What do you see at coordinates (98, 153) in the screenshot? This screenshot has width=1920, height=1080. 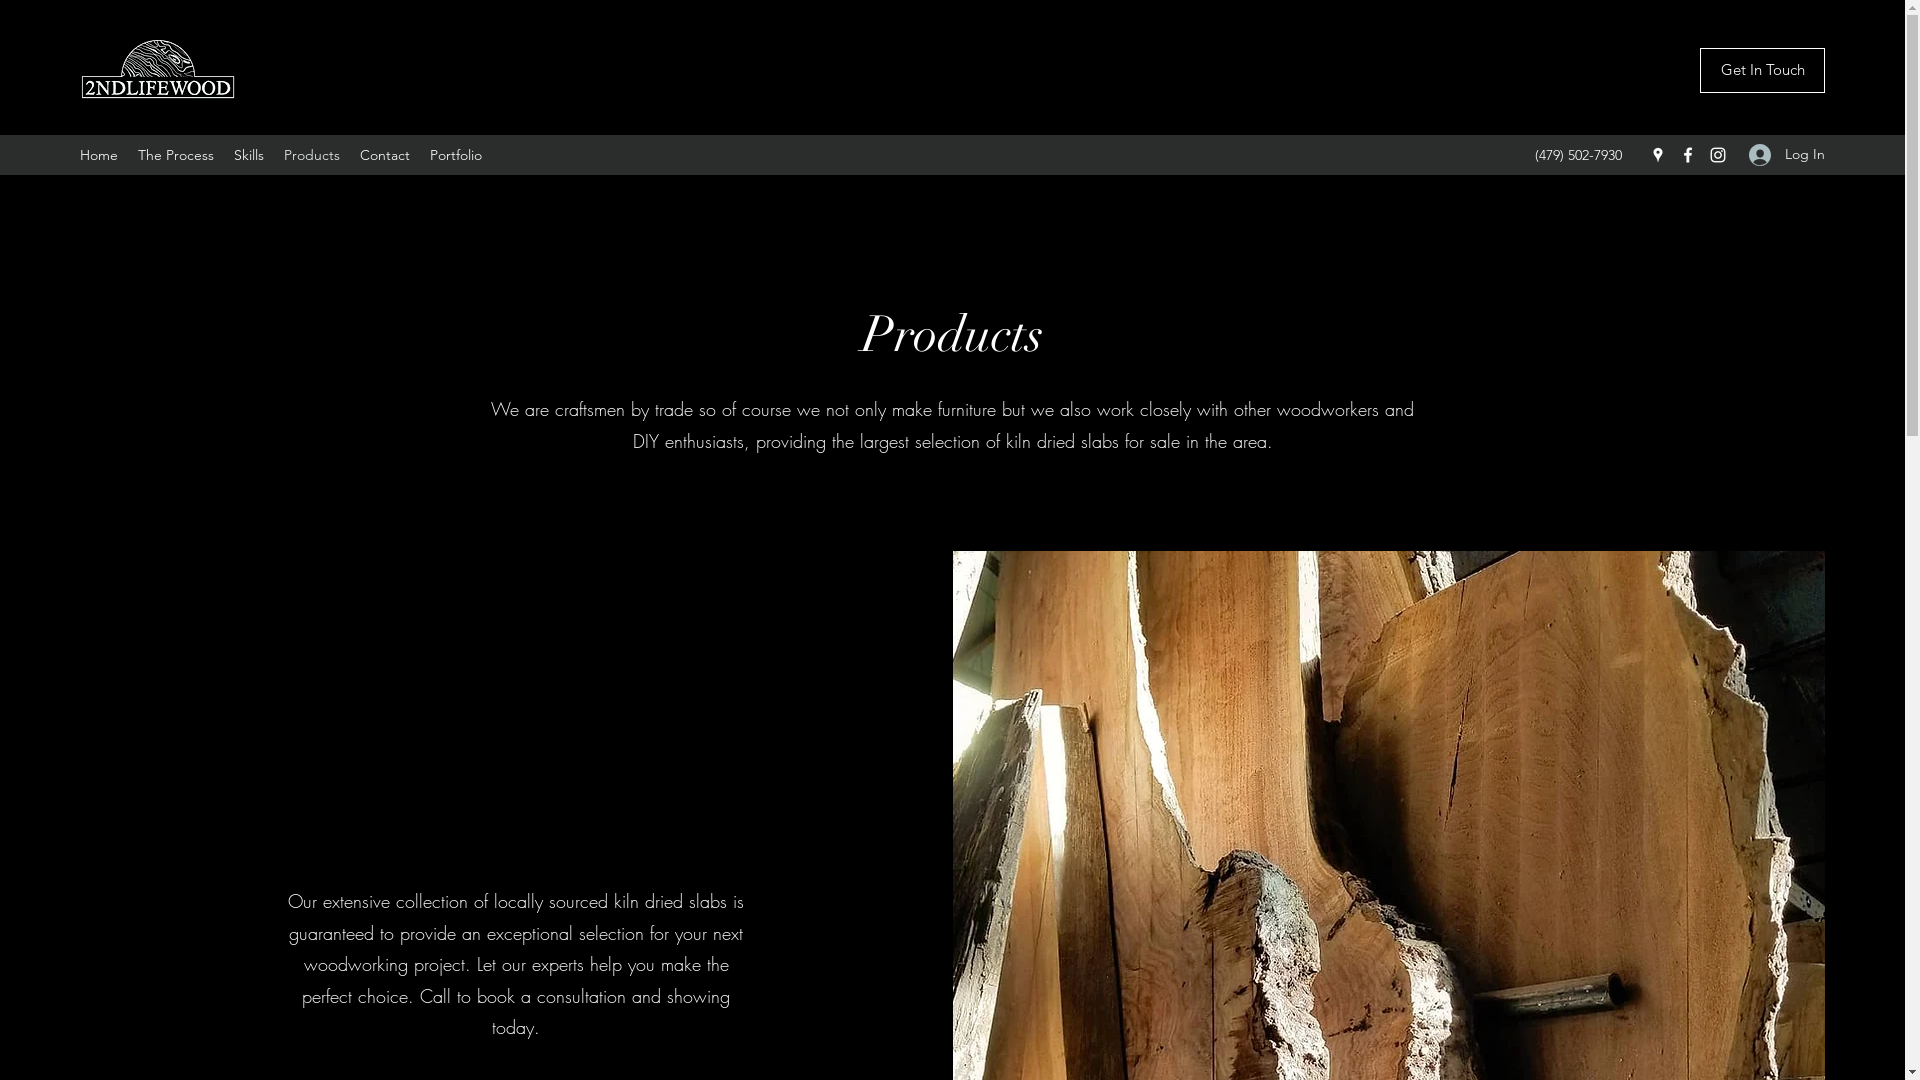 I see `'Home'` at bounding box center [98, 153].